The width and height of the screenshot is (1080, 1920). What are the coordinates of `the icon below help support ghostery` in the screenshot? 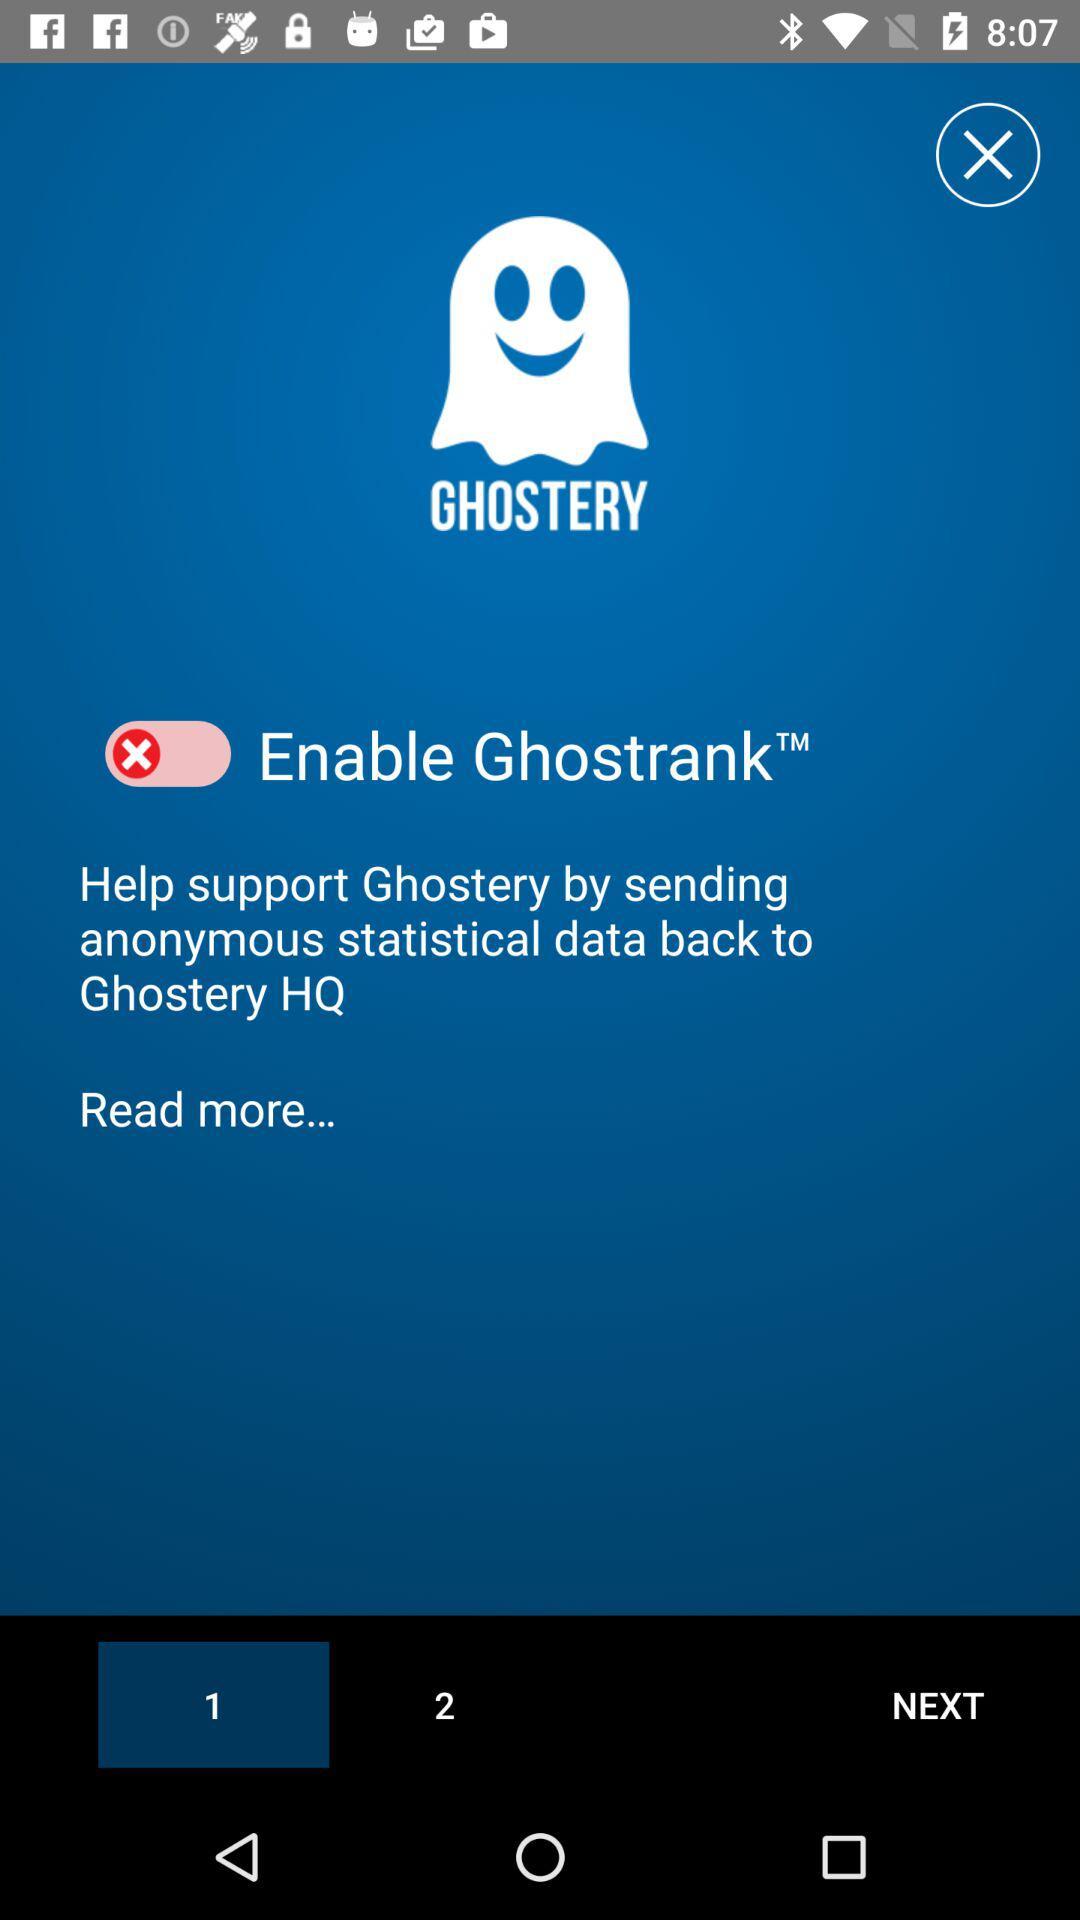 It's located at (540, 1107).